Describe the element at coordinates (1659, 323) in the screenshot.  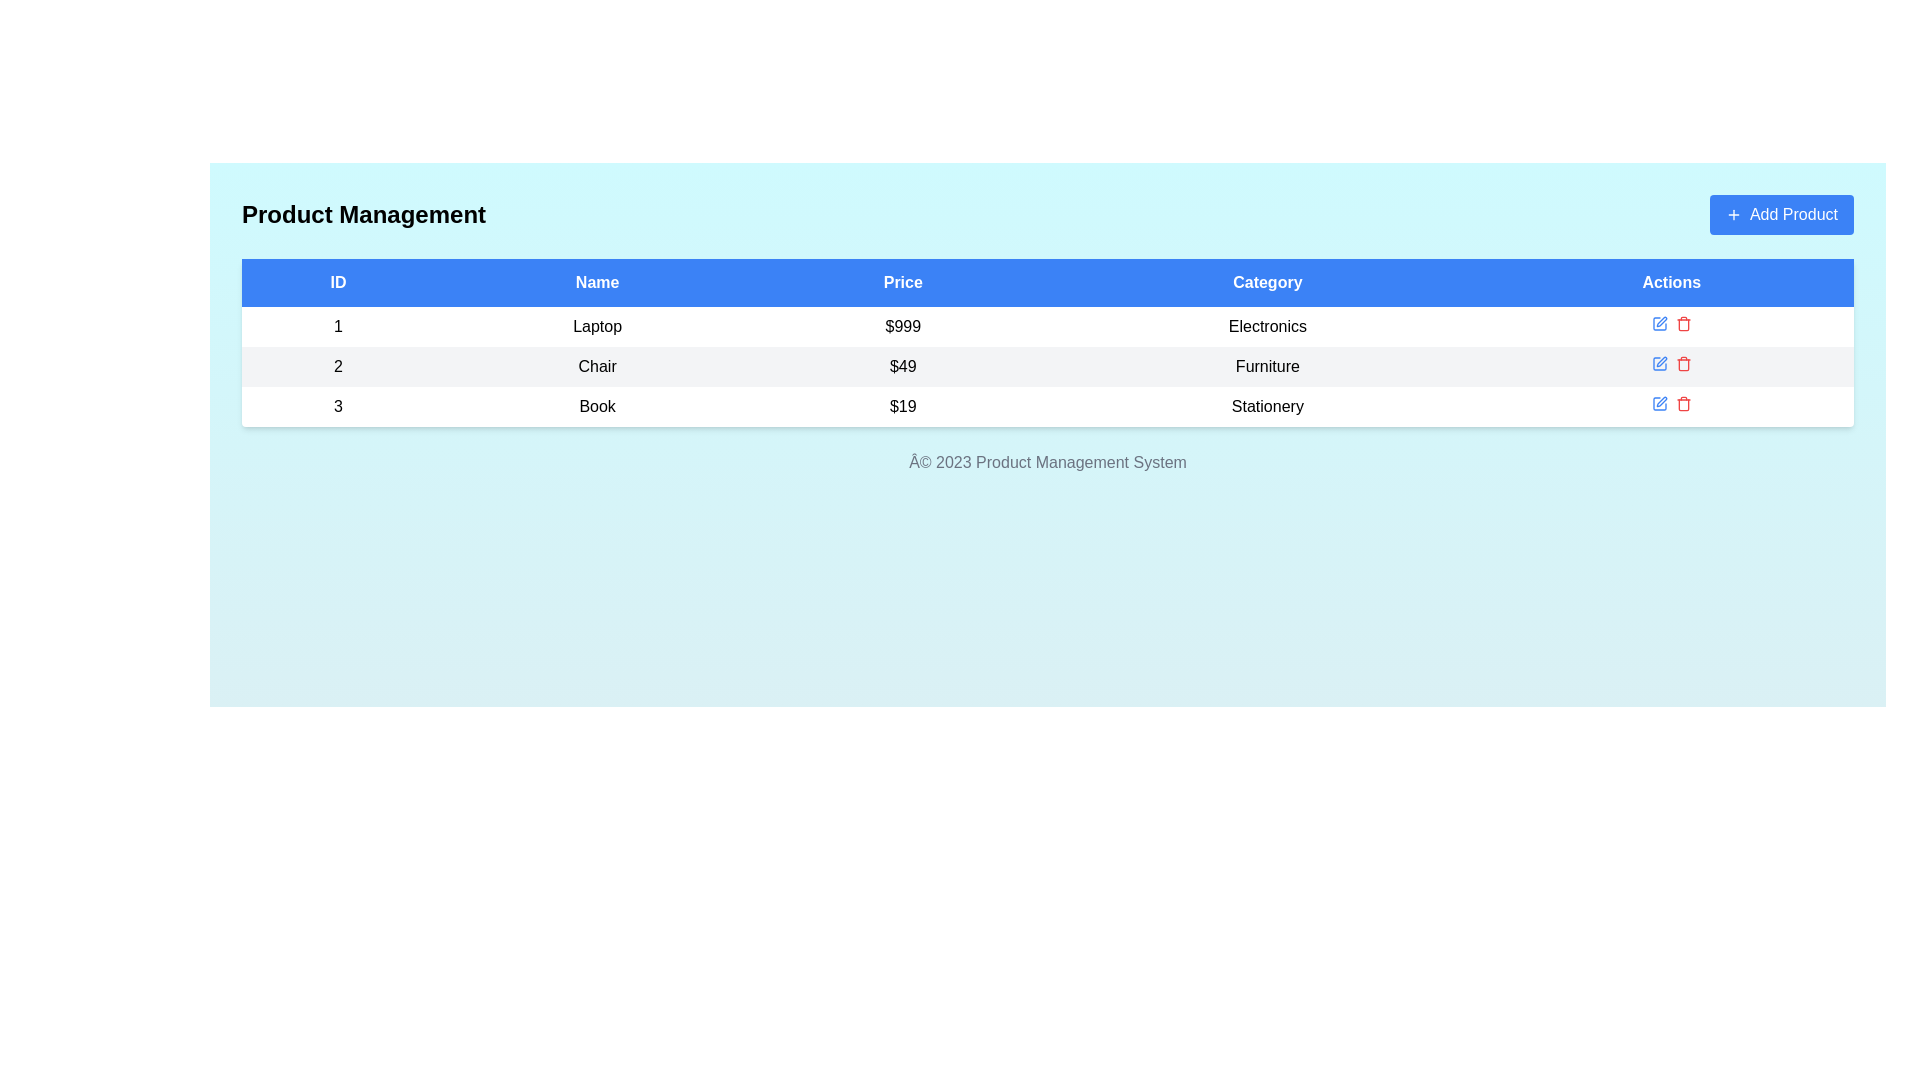
I see `the 'Edit' button located in the far-right cell of the first row of the table under the 'Actions' column to modify the corresponding row data` at that location.